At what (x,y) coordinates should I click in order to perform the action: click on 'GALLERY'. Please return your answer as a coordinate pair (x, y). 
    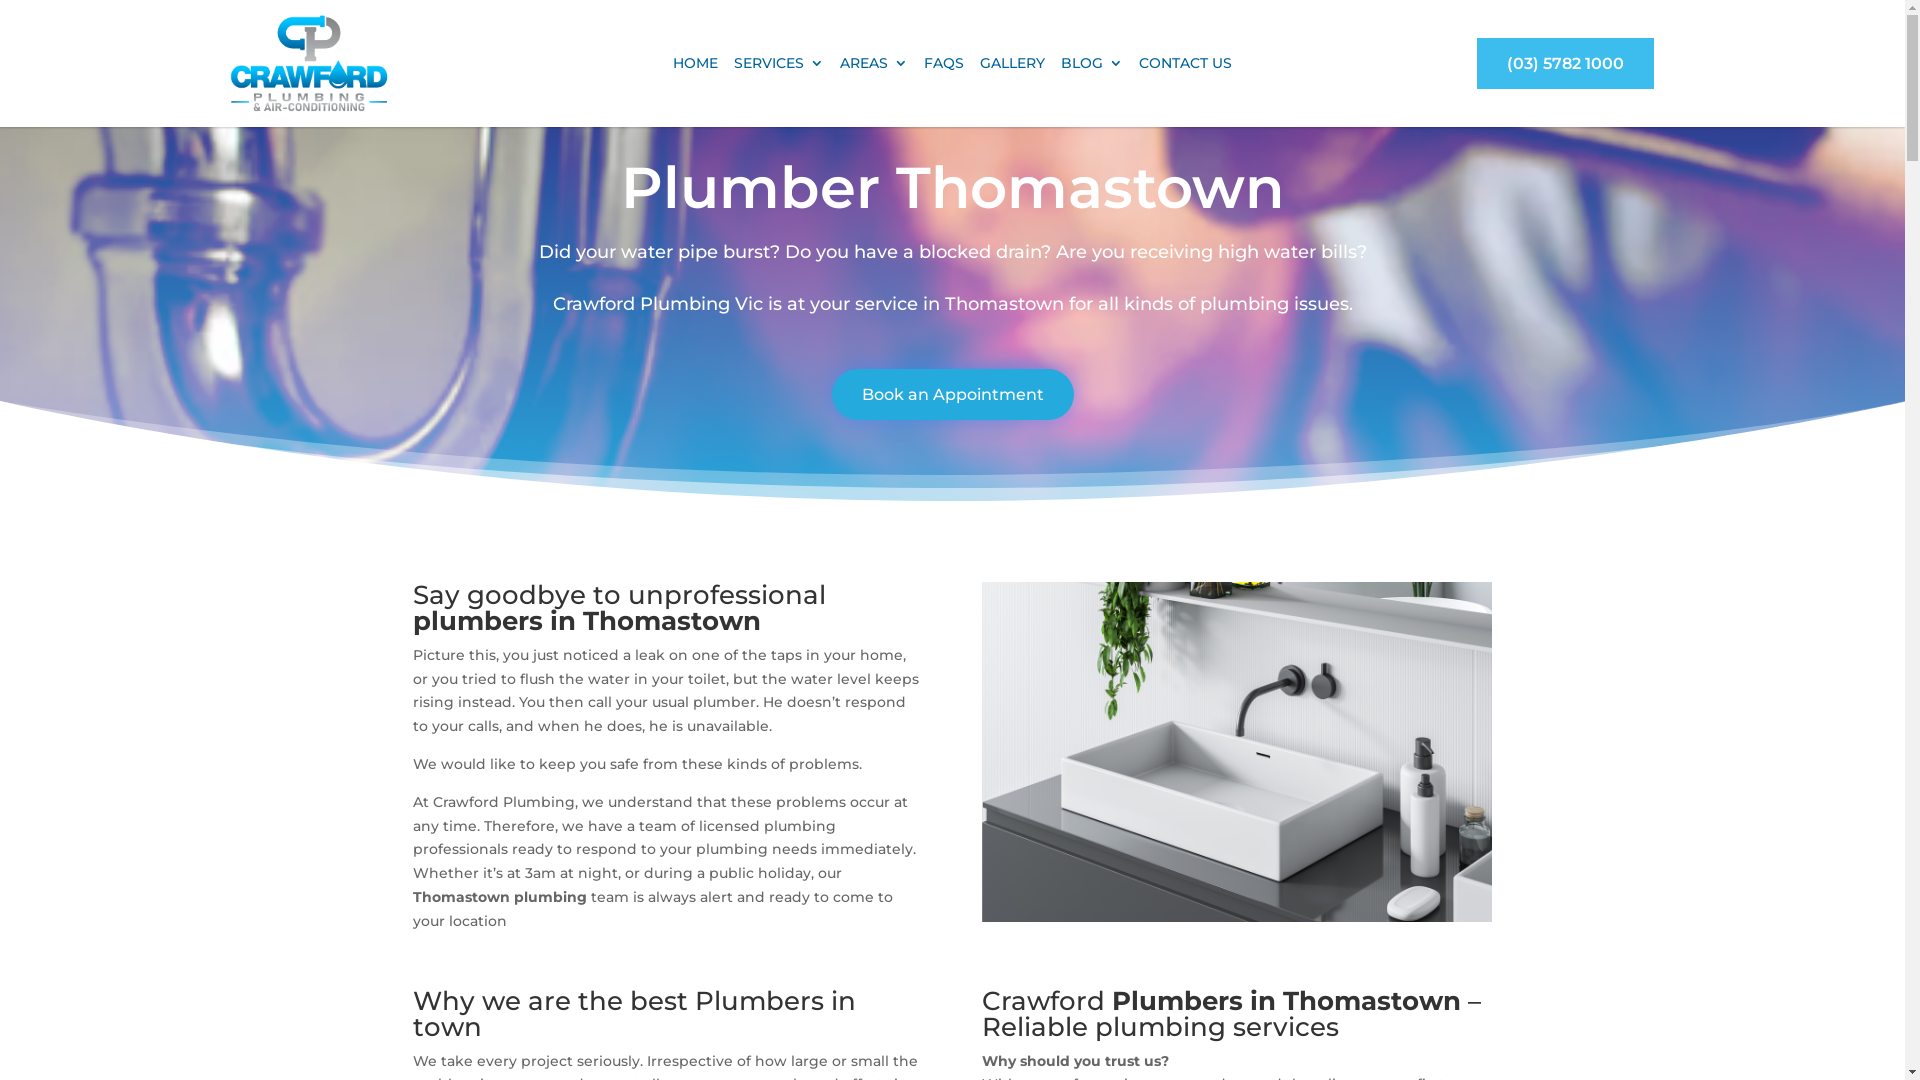
    Looking at the image, I should click on (1012, 65).